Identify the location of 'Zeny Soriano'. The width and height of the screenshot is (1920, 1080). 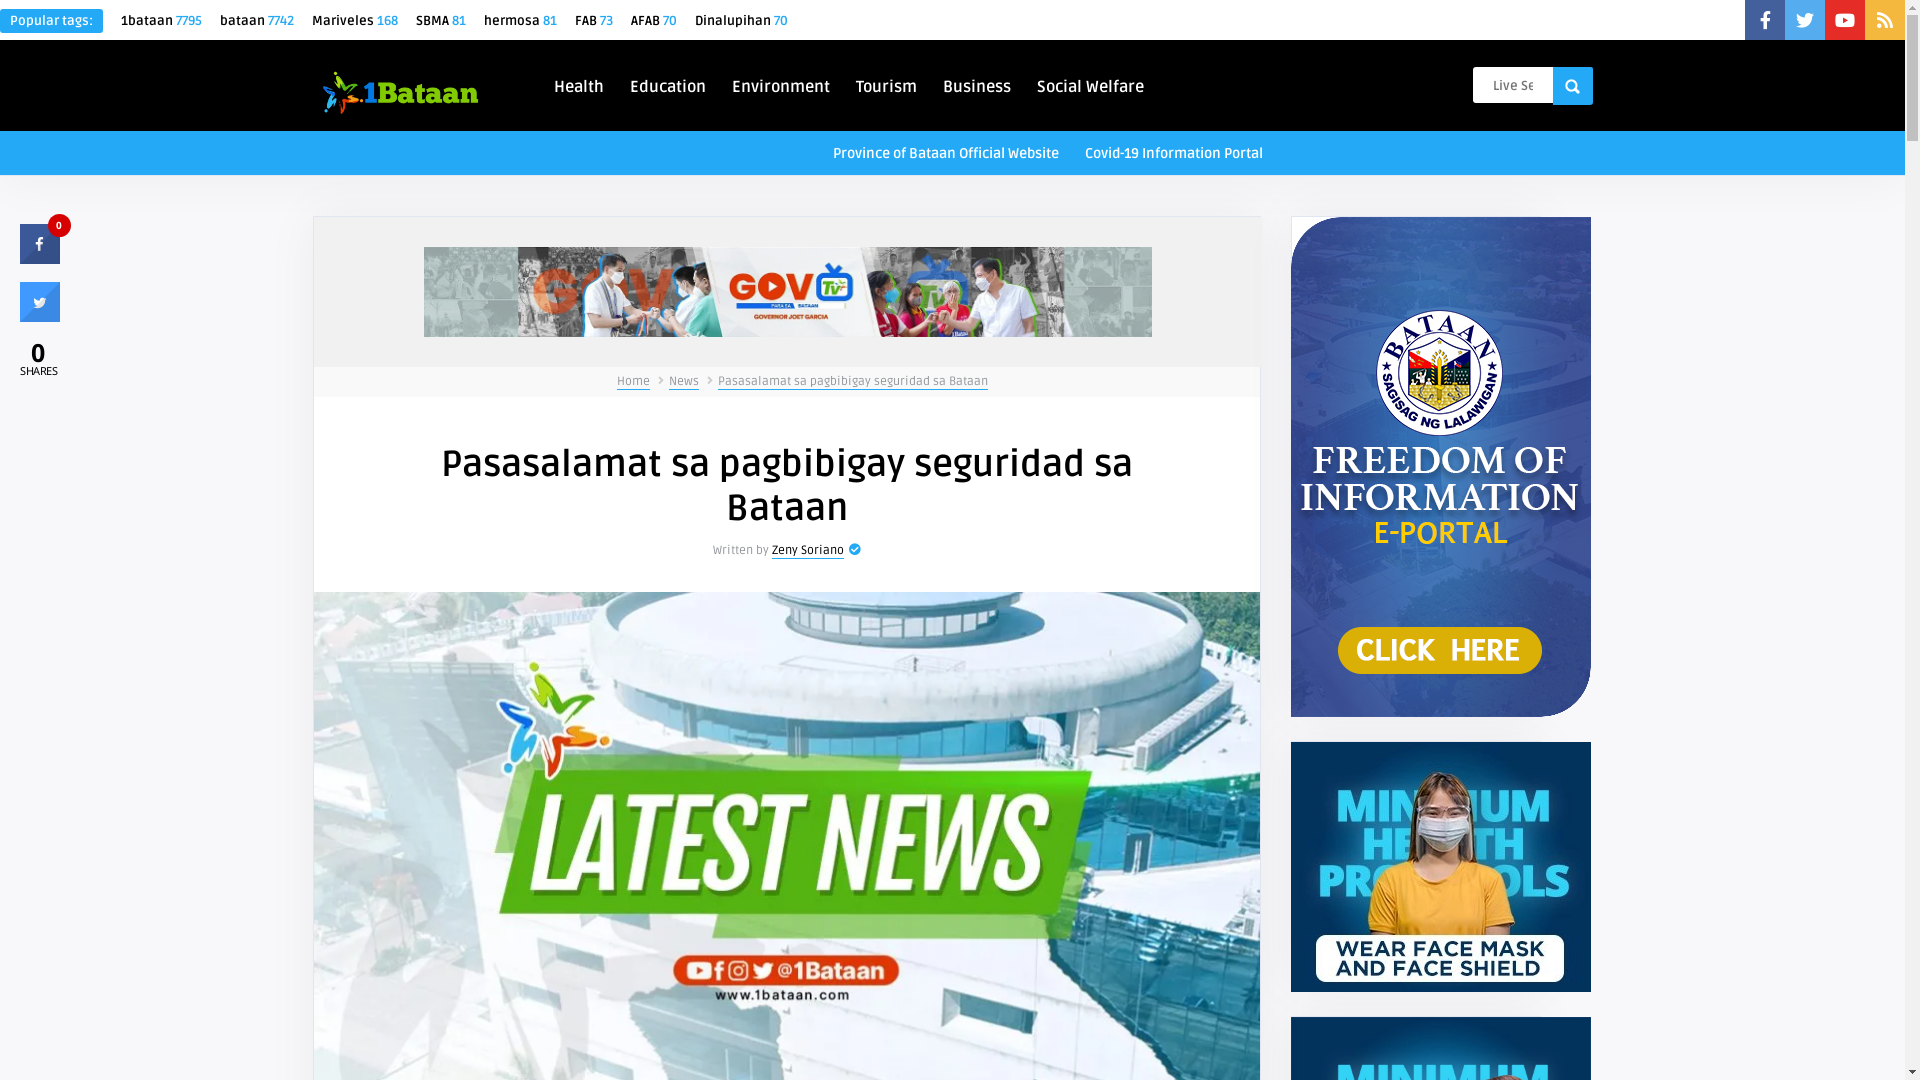
(807, 551).